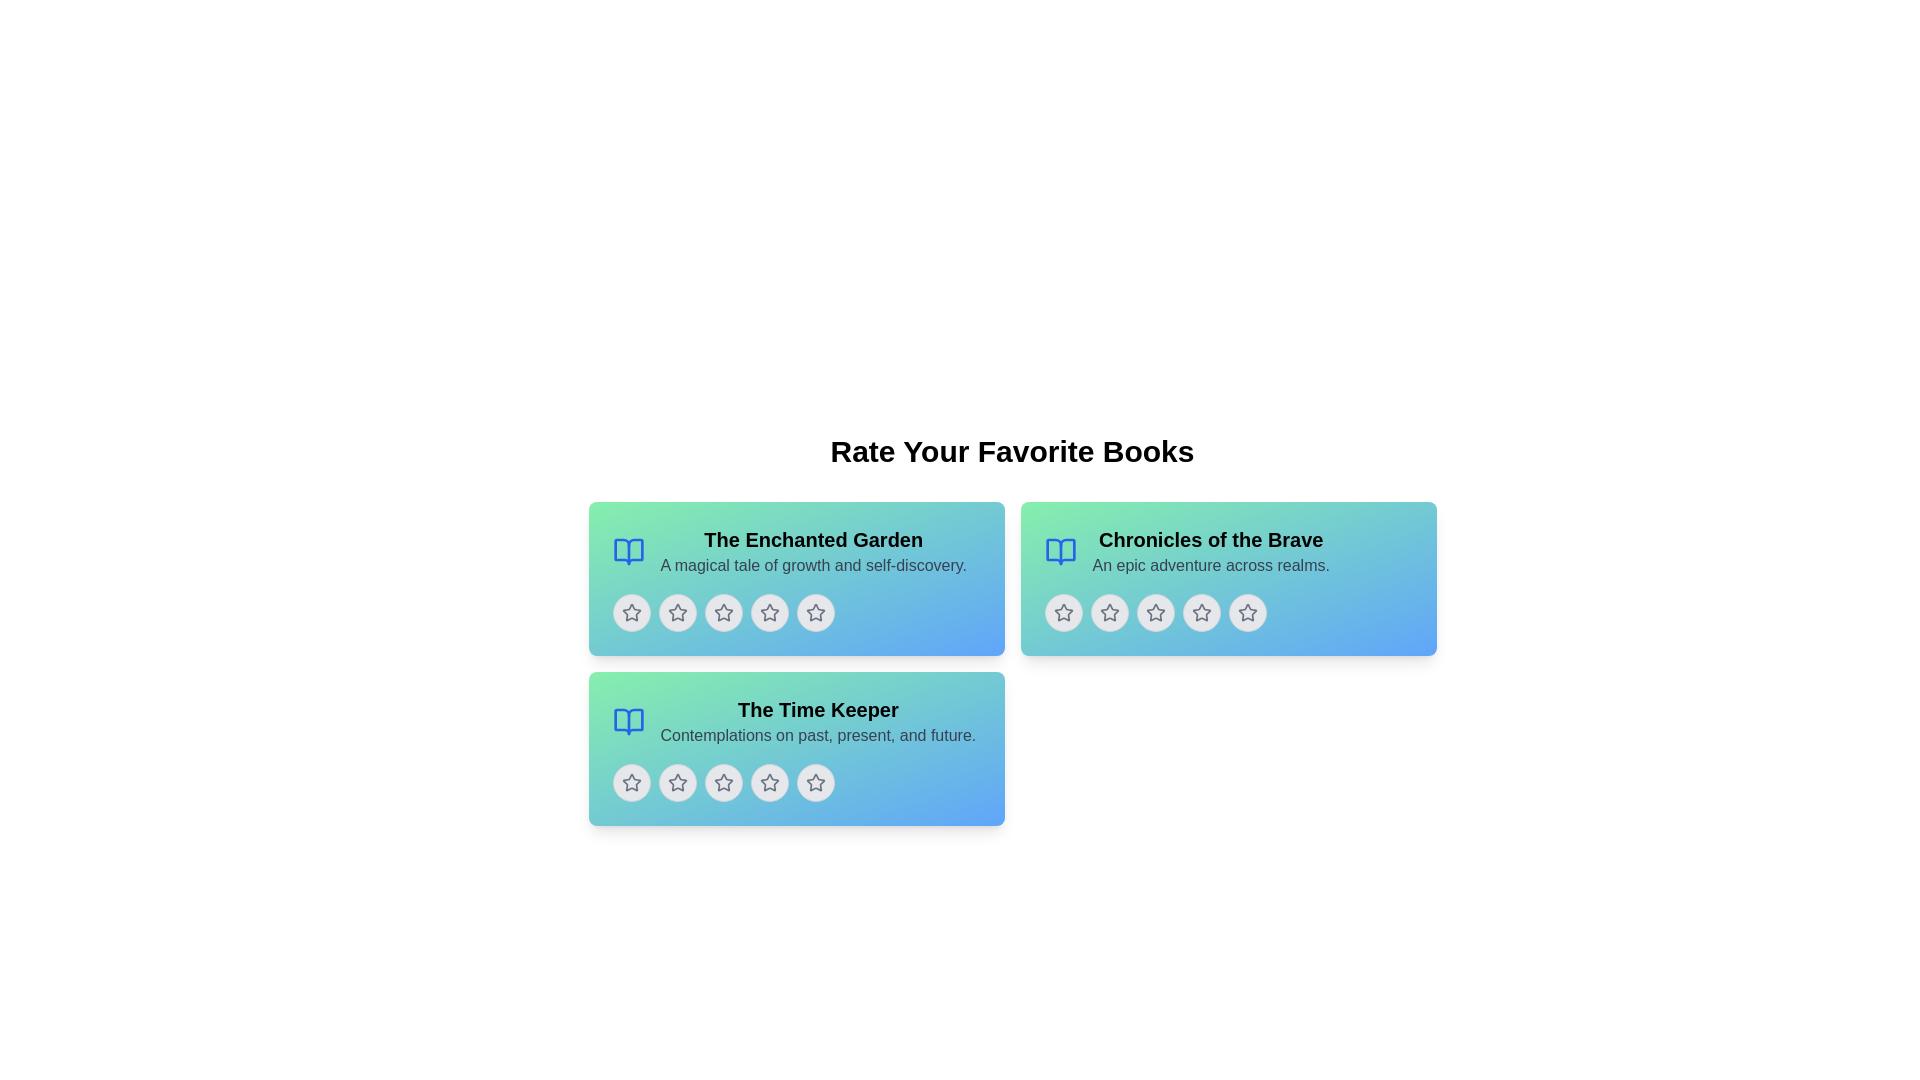 The height and width of the screenshot is (1080, 1920). What do you see at coordinates (795, 612) in the screenshot?
I see `the fifth interactive star rating button to assign a rating of five stars to the book 'The Enchanted Garden'` at bounding box center [795, 612].